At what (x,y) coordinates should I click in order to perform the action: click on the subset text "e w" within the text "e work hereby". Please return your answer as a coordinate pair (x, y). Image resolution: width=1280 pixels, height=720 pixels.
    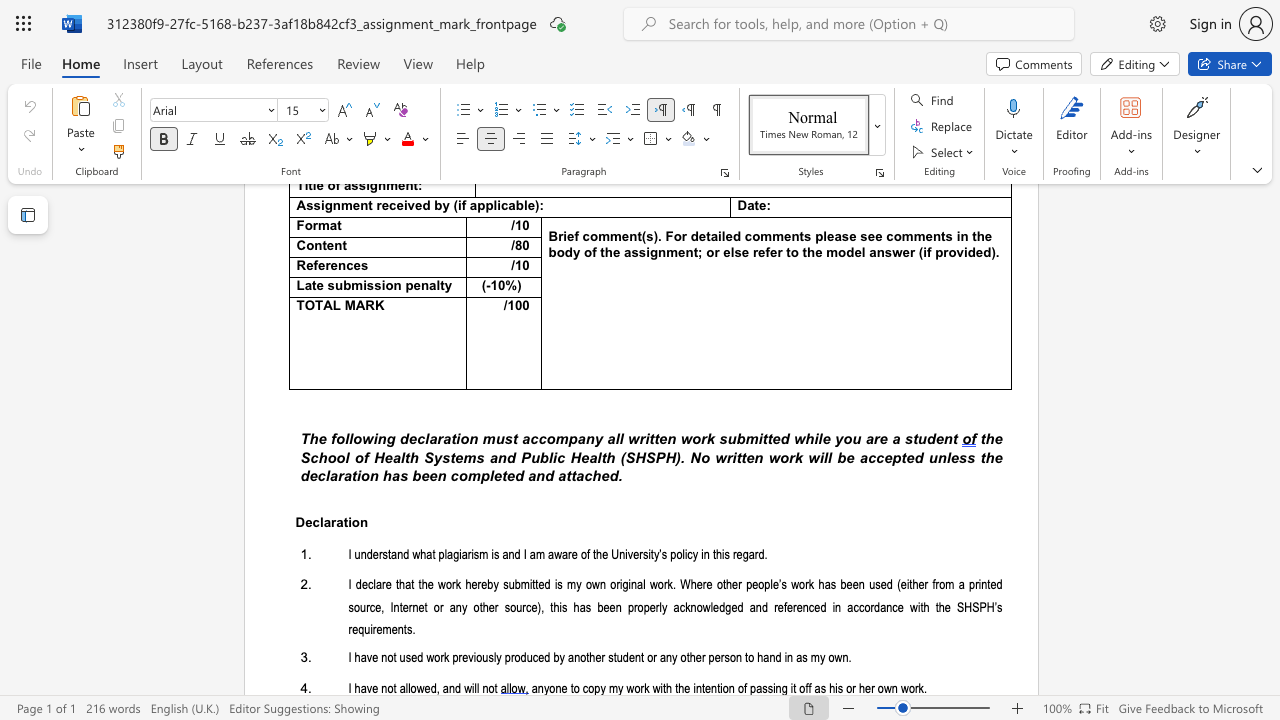
    Looking at the image, I should click on (426, 585).